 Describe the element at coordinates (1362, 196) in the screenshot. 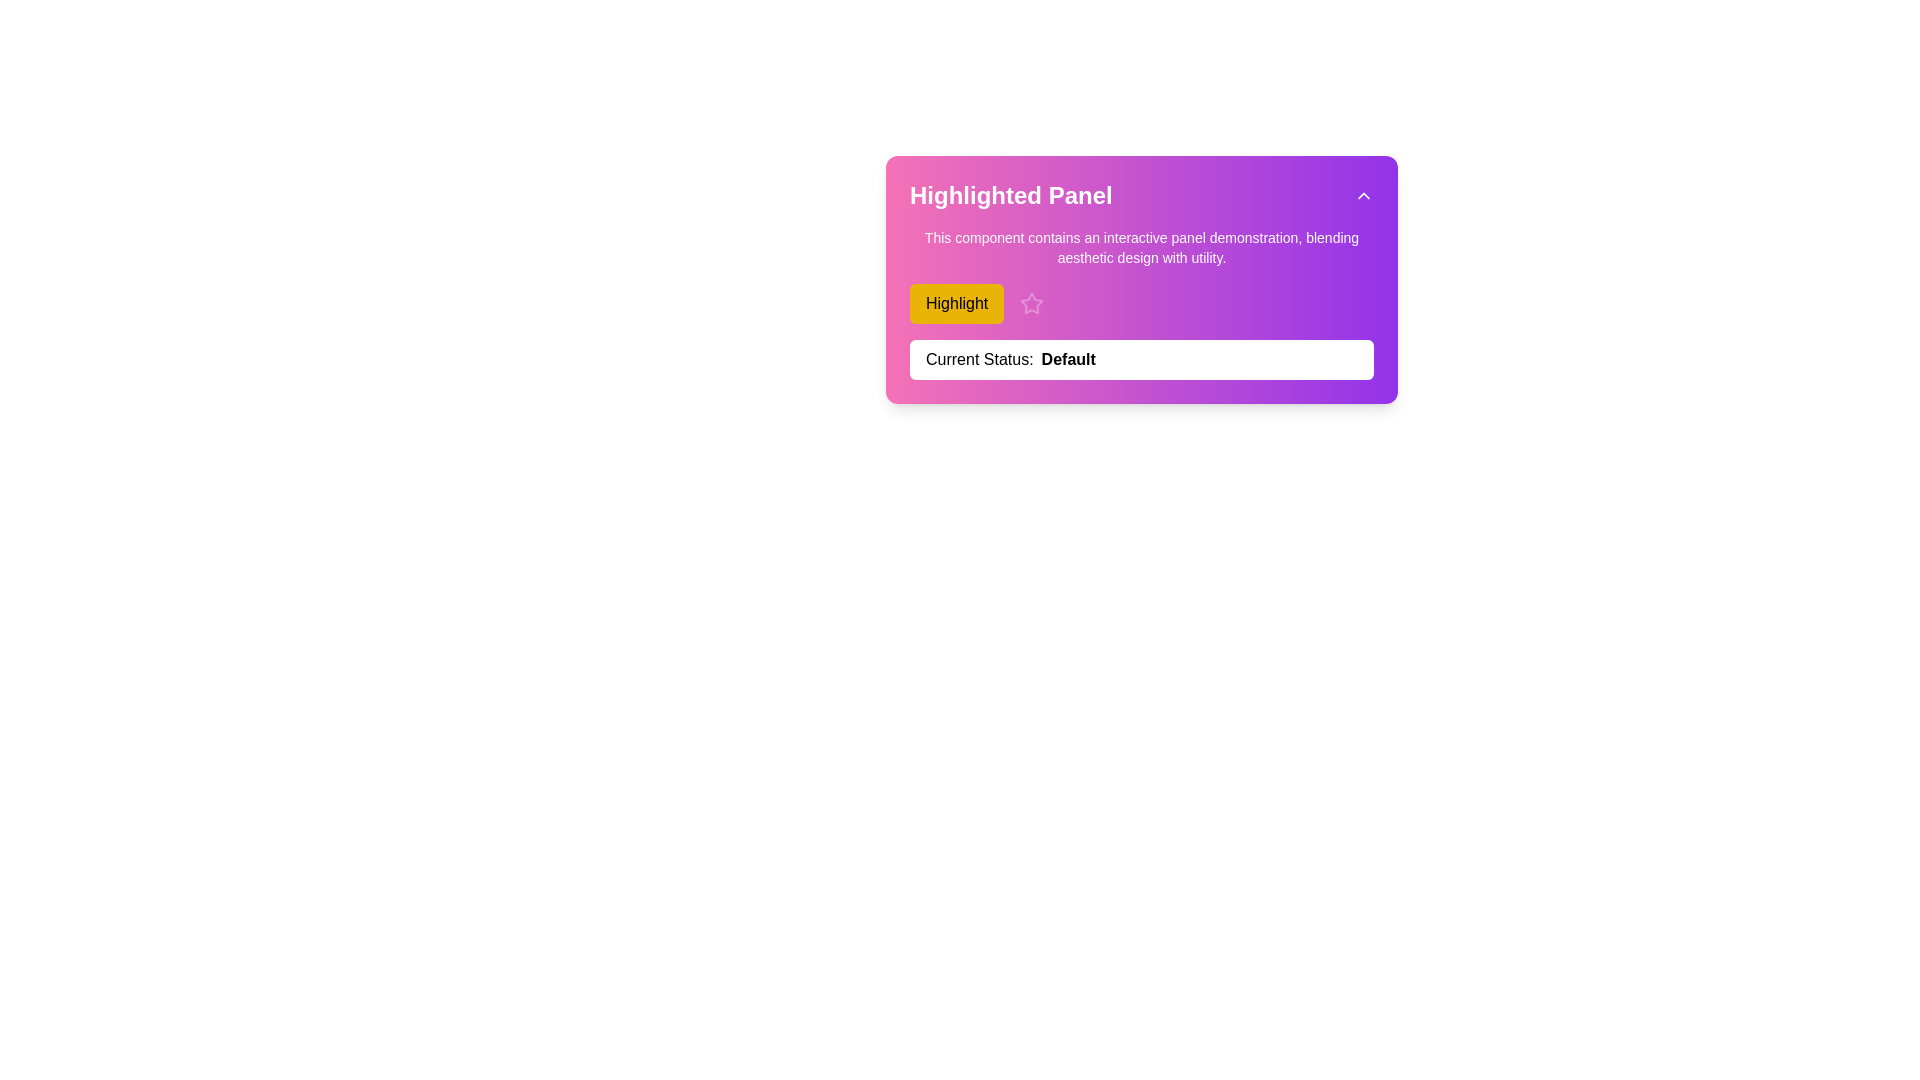

I see `the upward-pointing arrow icon button located at the top-right corner of the 'Highlighted Panel'` at that location.